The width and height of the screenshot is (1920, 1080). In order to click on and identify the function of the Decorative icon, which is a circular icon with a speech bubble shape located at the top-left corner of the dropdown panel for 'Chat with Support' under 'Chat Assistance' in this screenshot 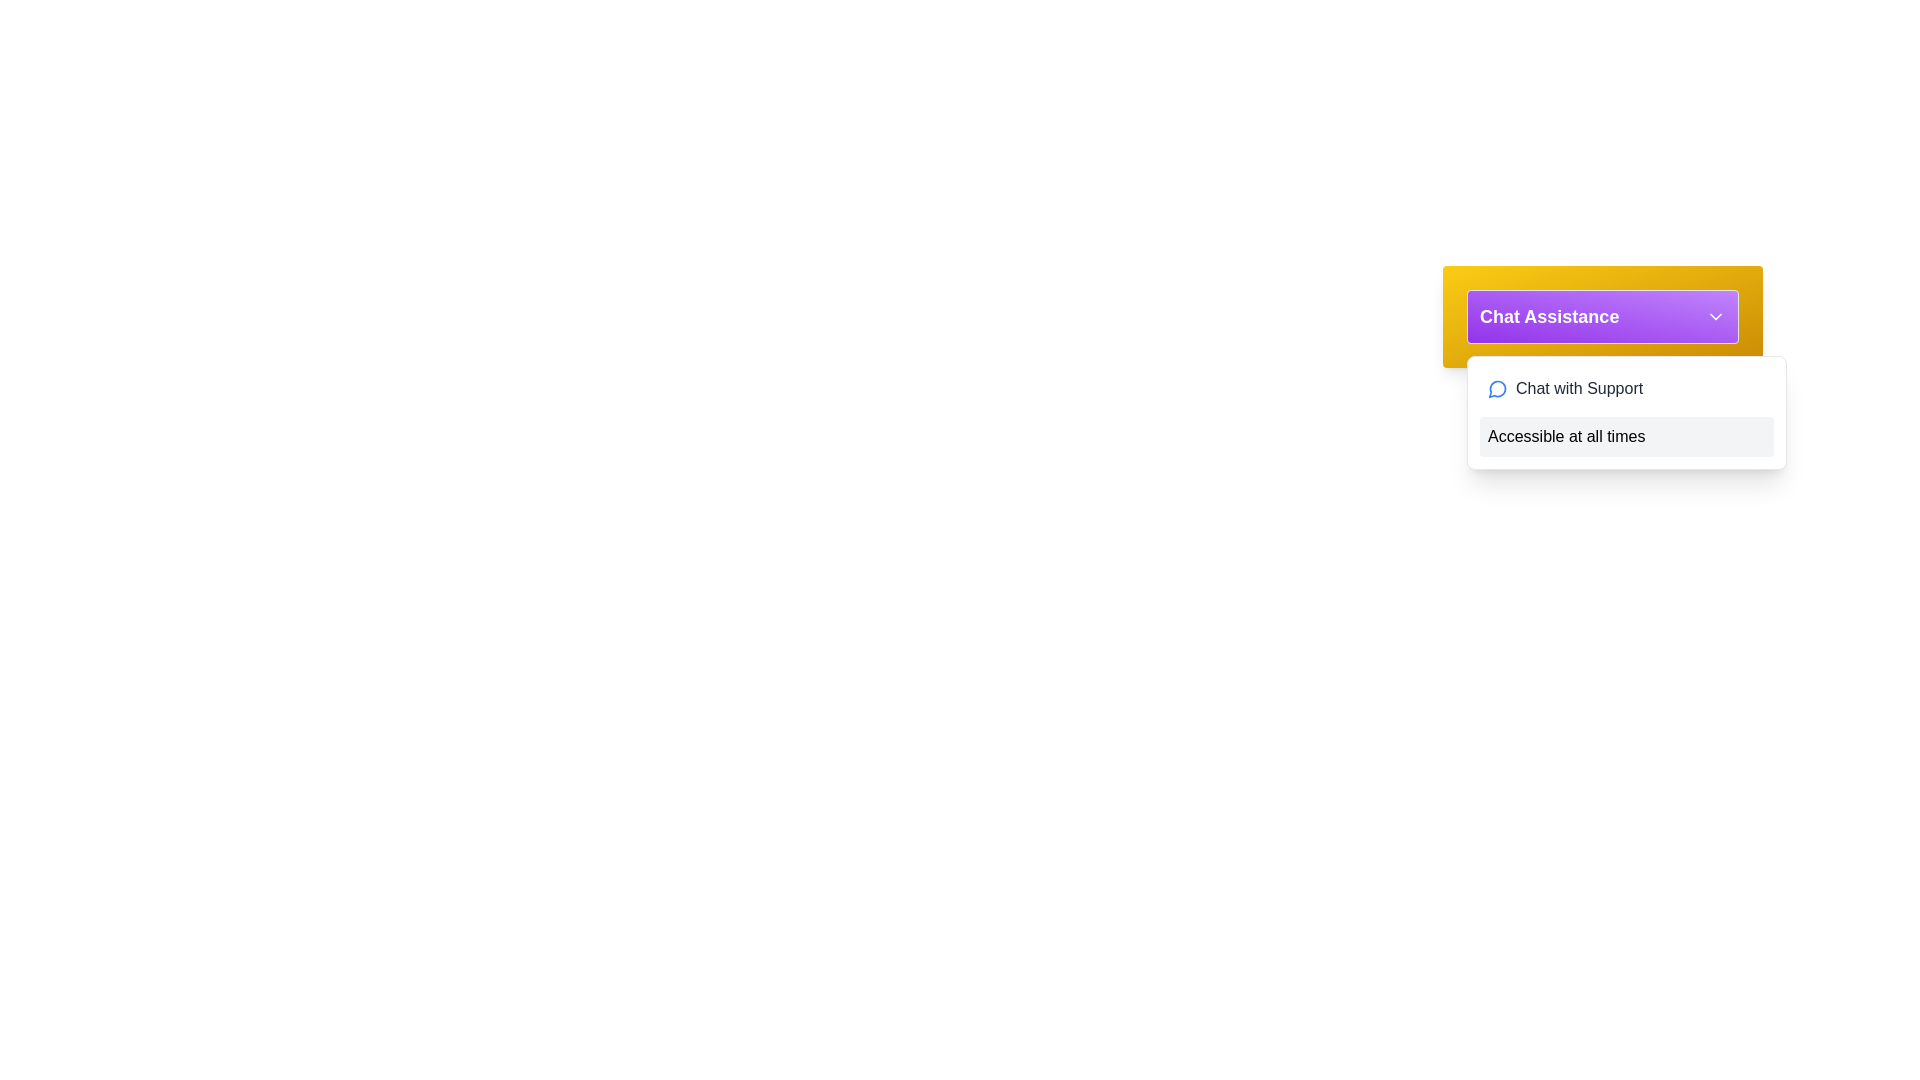, I will do `click(1497, 389)`.